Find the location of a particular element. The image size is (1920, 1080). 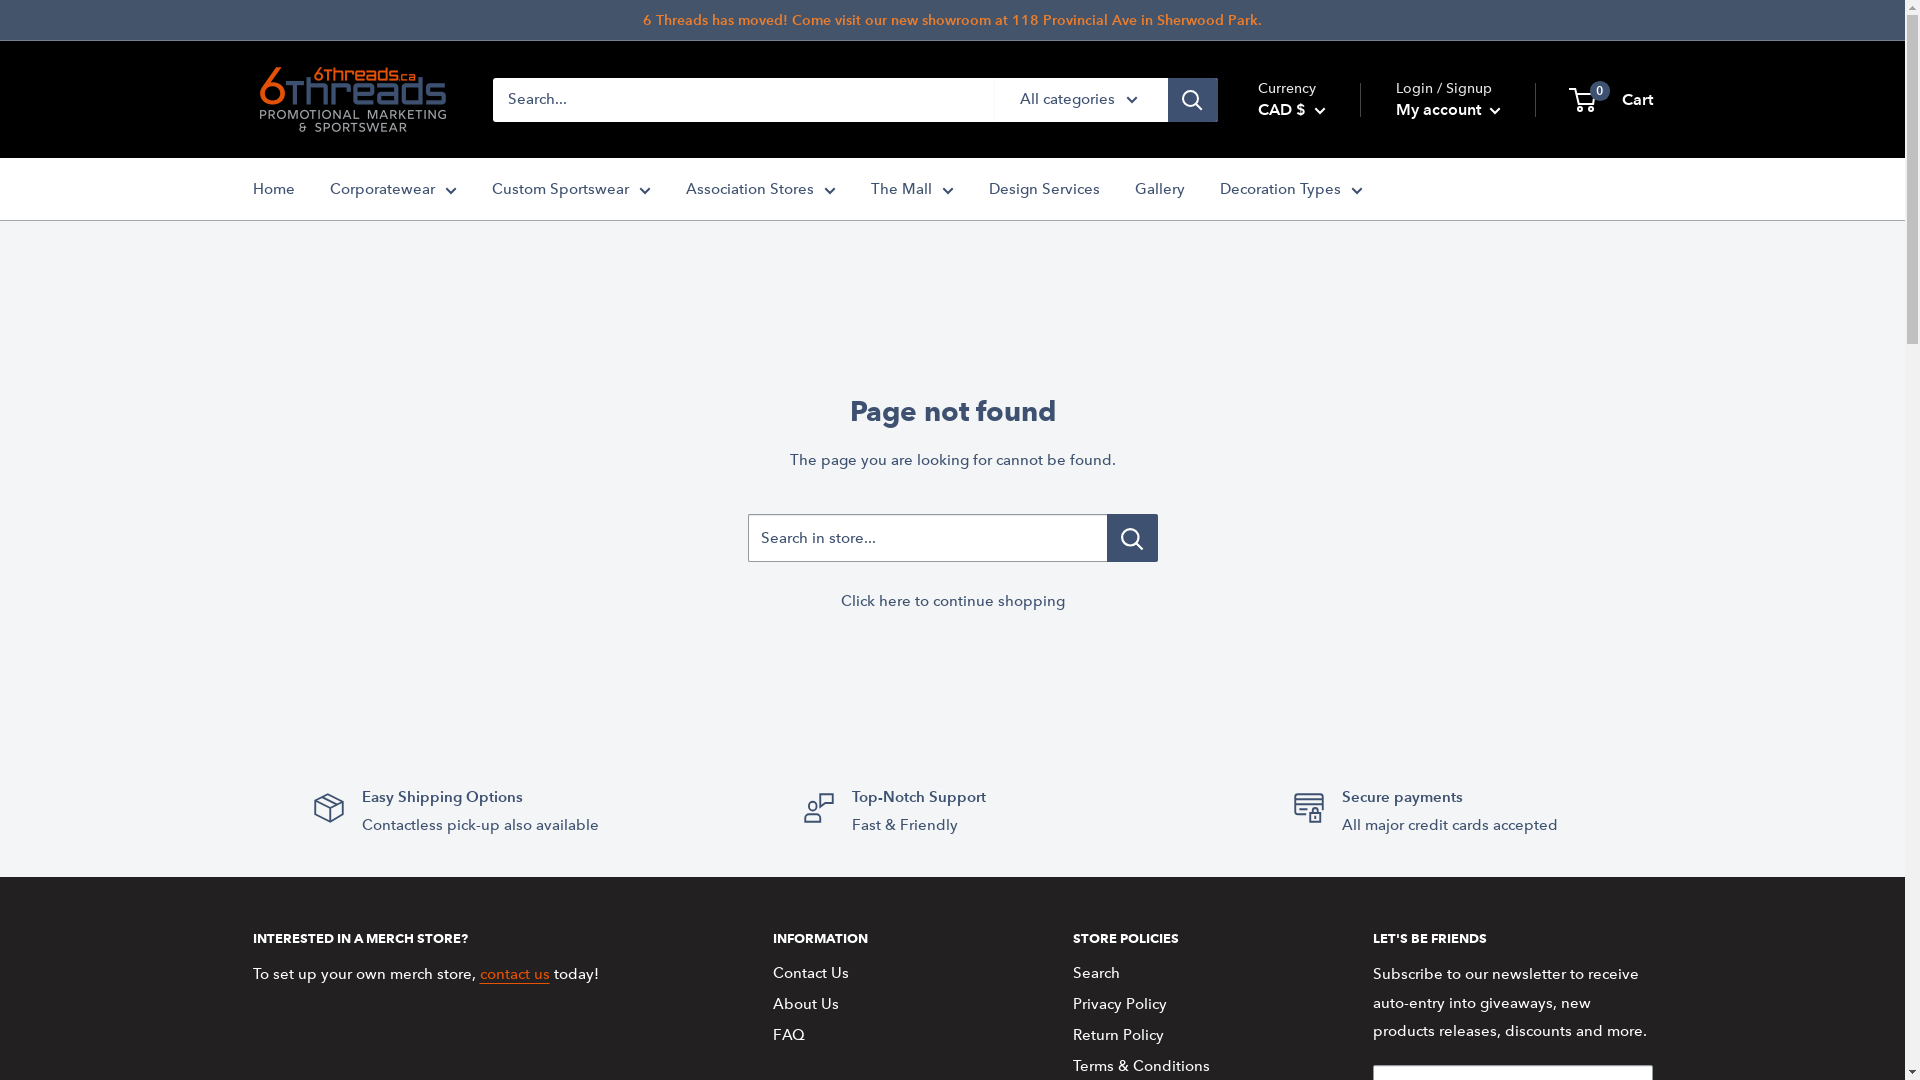

'STORE POLICIES' is located at coordinates (1186, 937).